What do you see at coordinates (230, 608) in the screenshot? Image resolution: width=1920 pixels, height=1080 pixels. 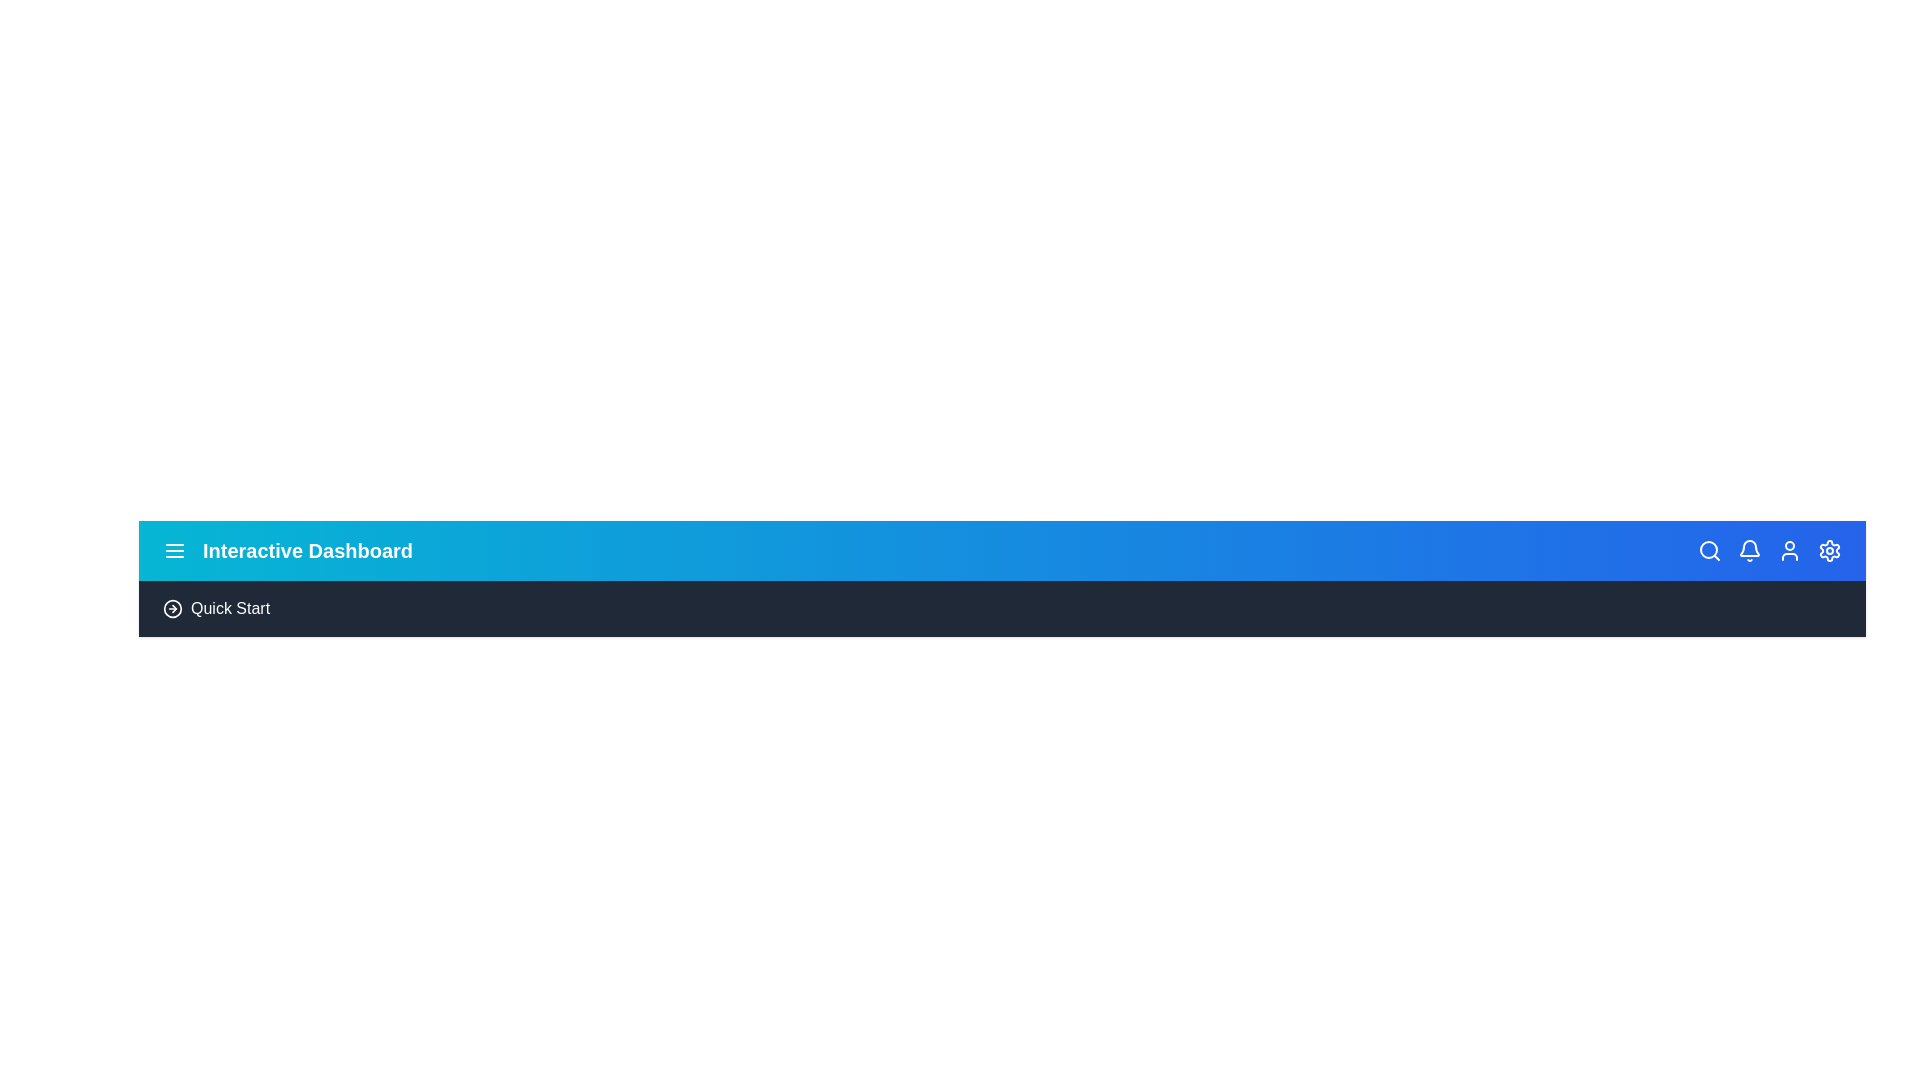 I see `the 'Quick Start' list item` at bounding box center [230, 608].